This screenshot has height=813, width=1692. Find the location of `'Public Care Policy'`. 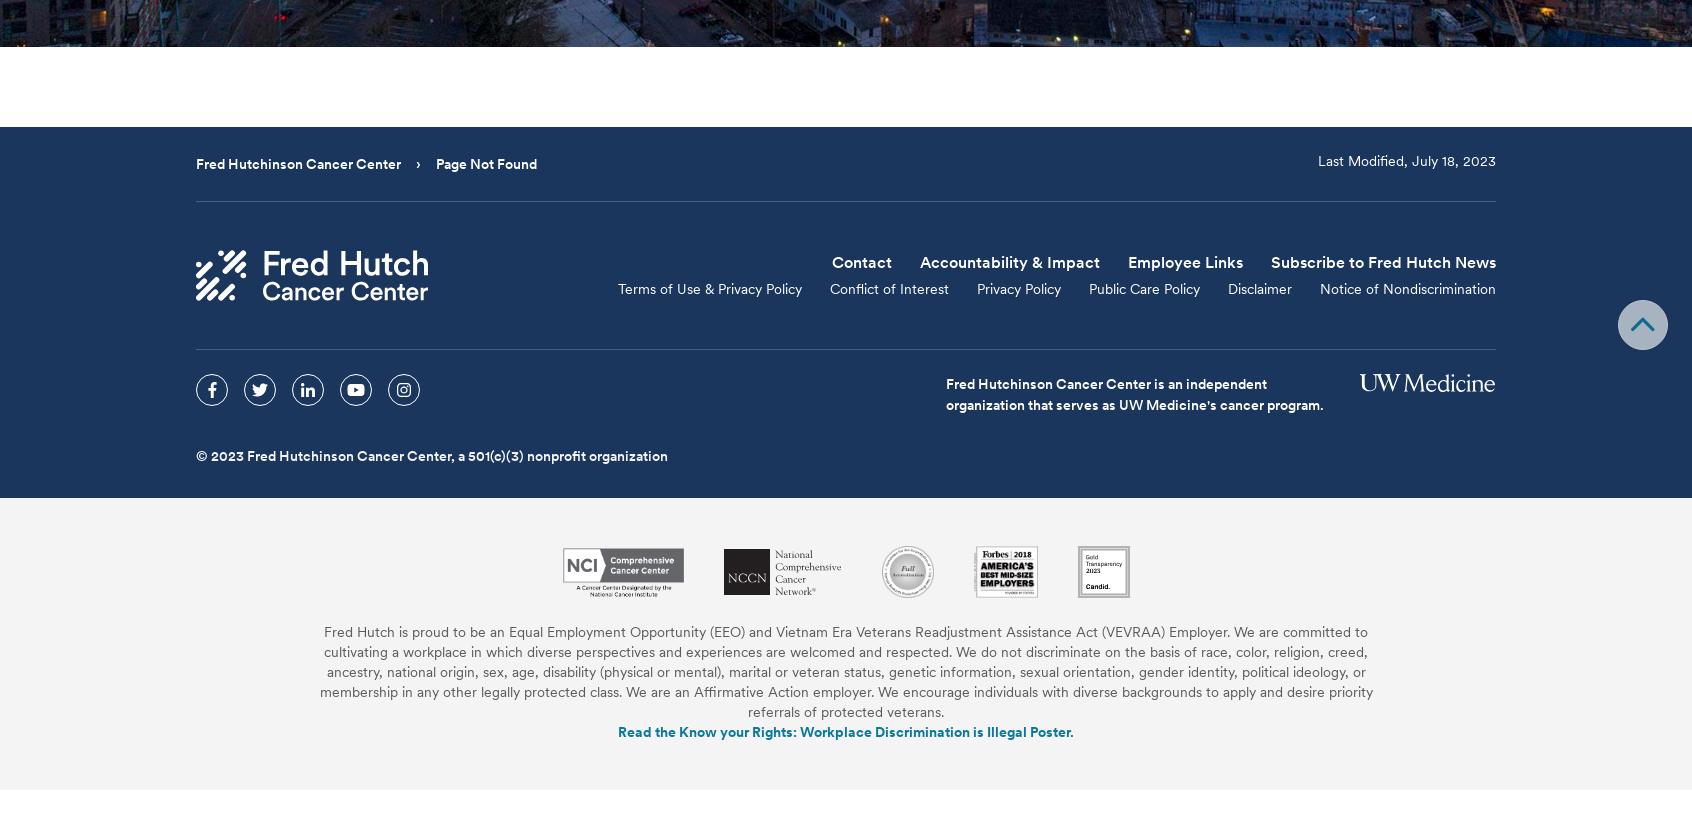

'Public Care Policy' is located at coordinates (1088, 288).